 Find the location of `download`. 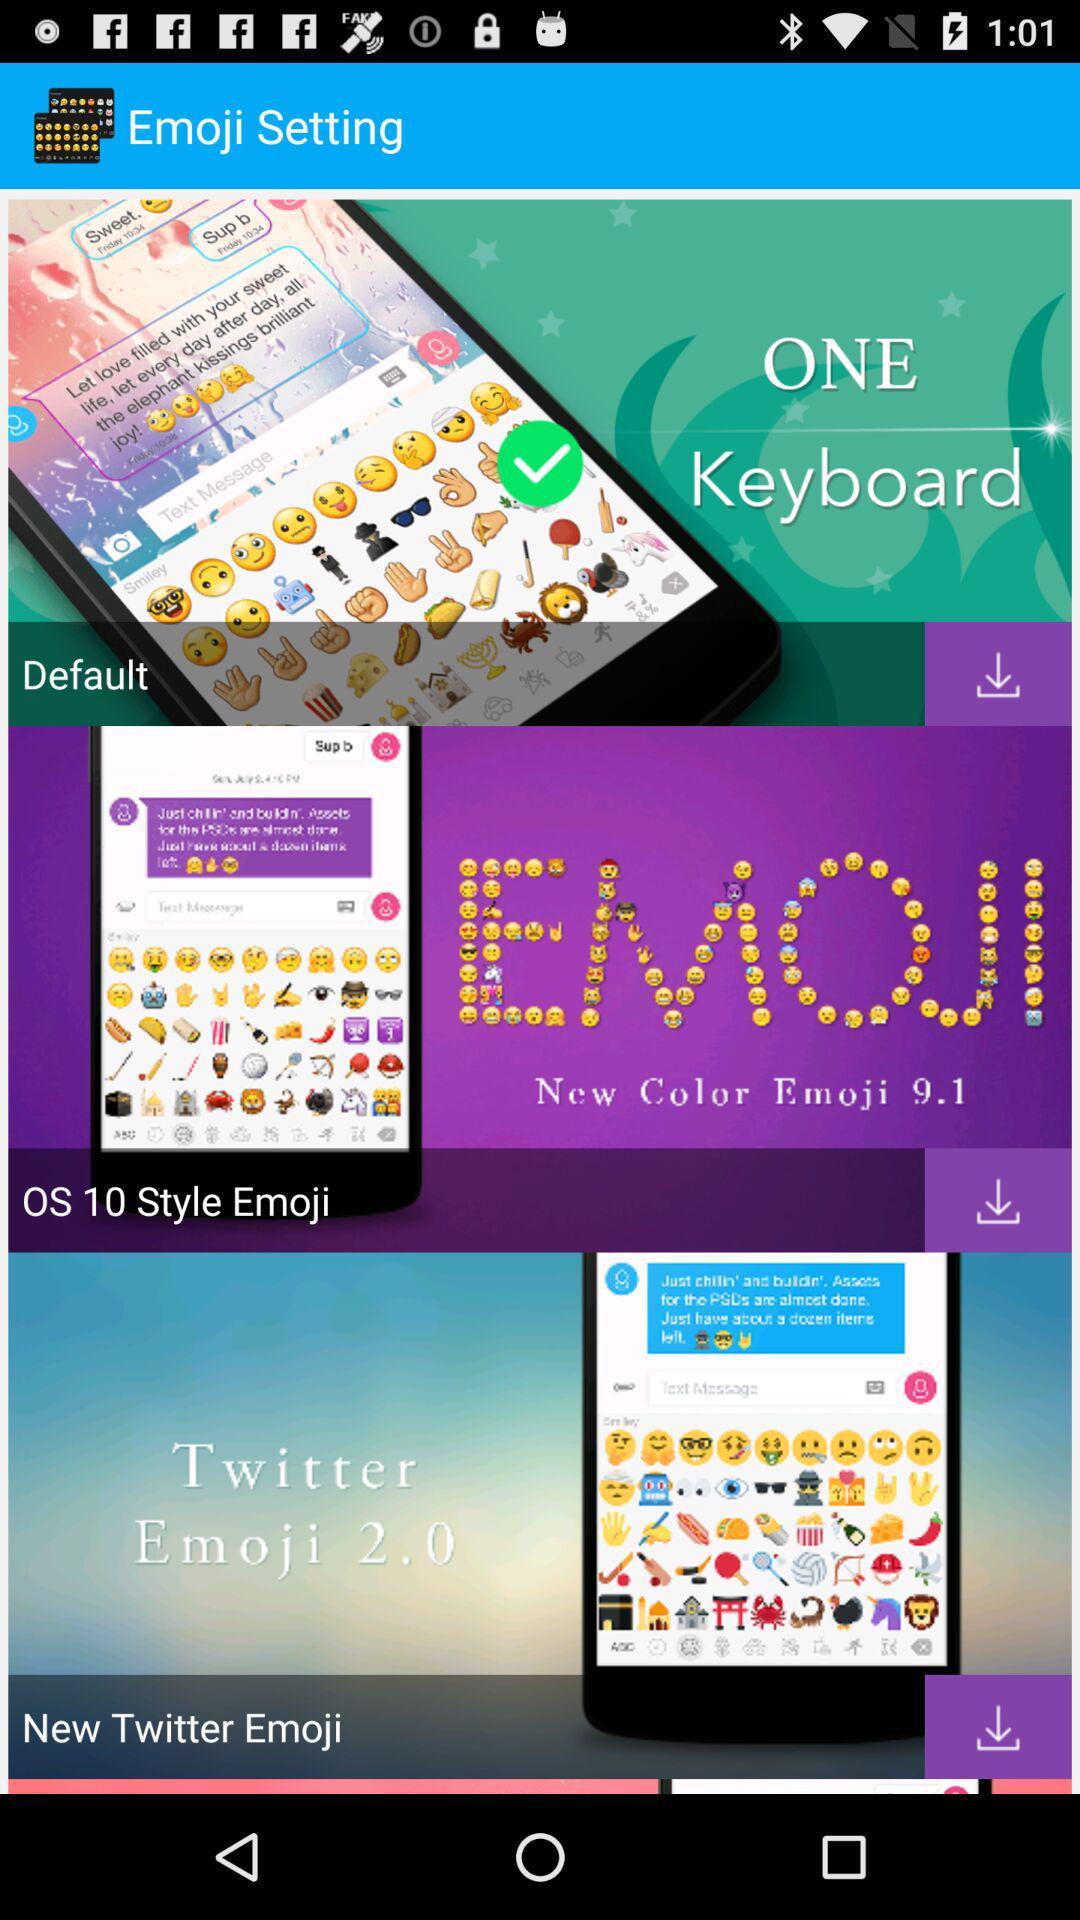

download is located at coordinates (998, 674).